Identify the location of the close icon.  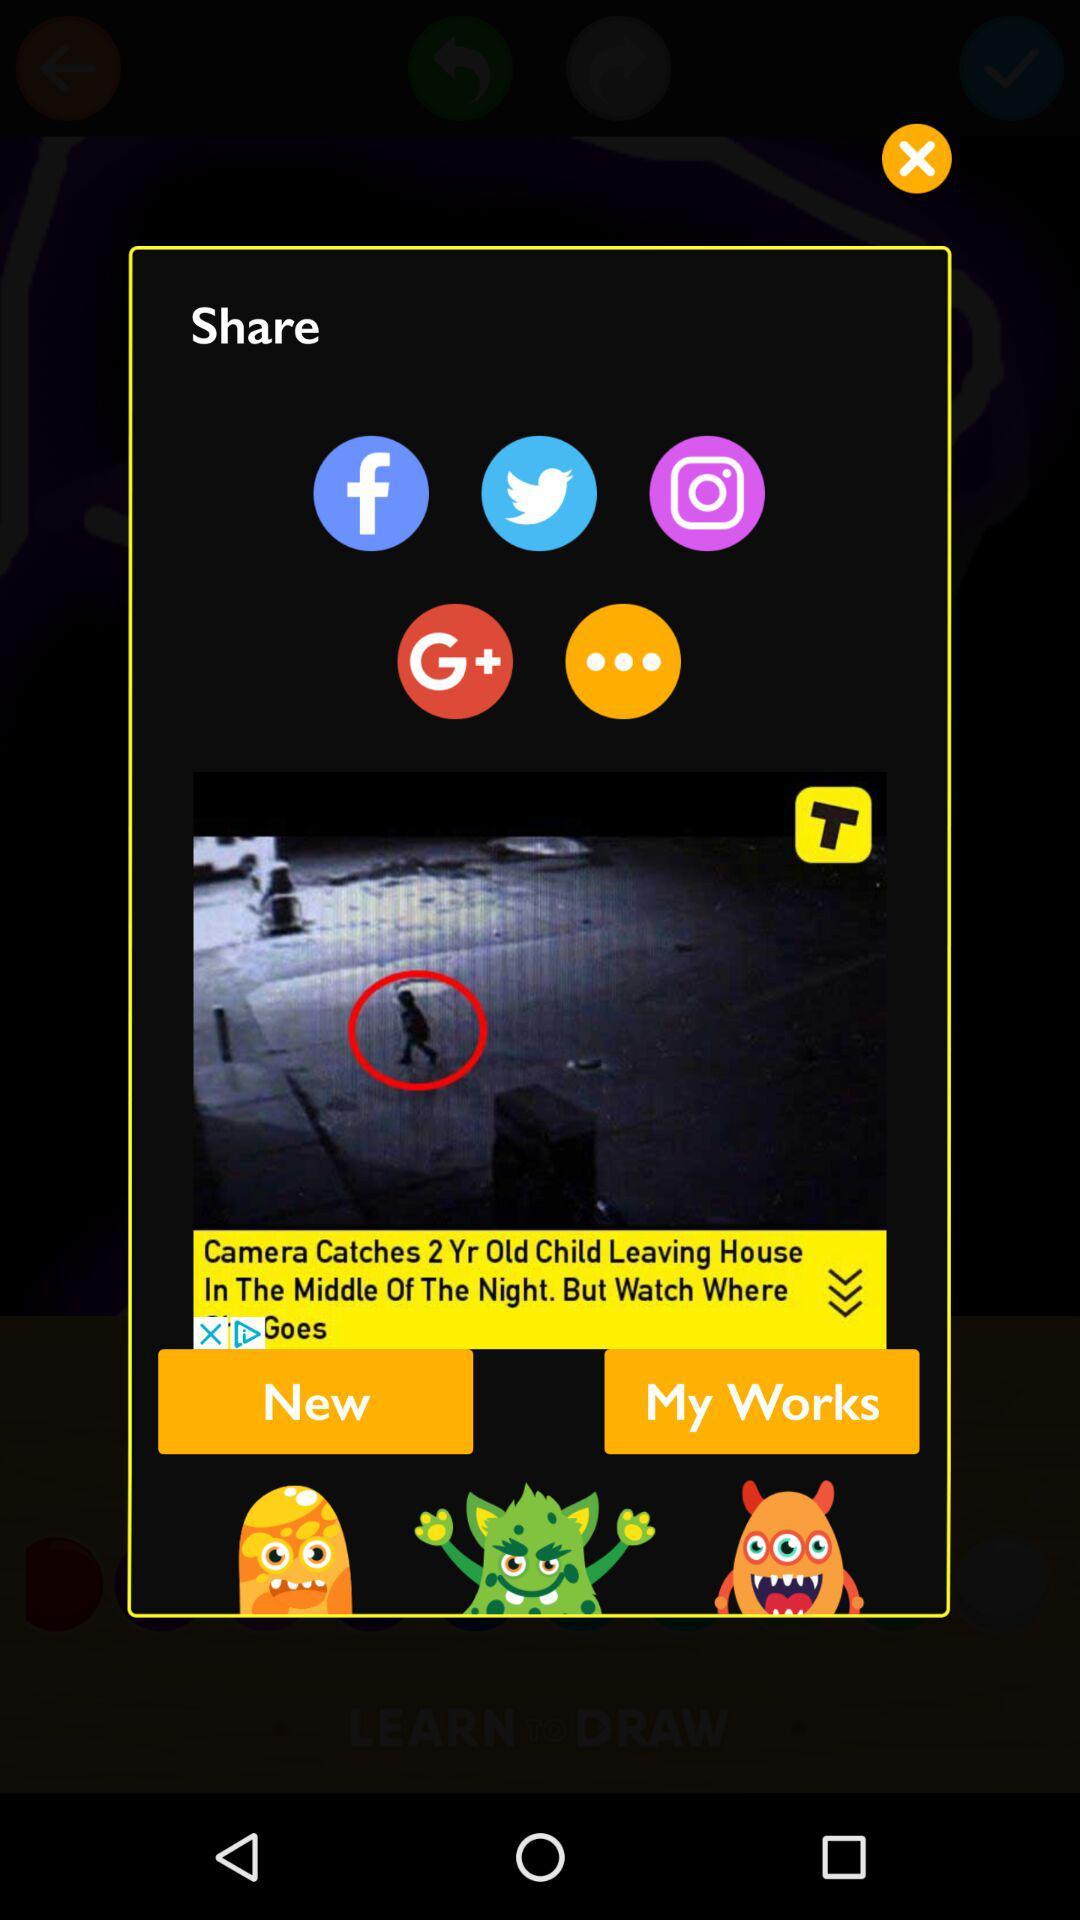
(916, 157).